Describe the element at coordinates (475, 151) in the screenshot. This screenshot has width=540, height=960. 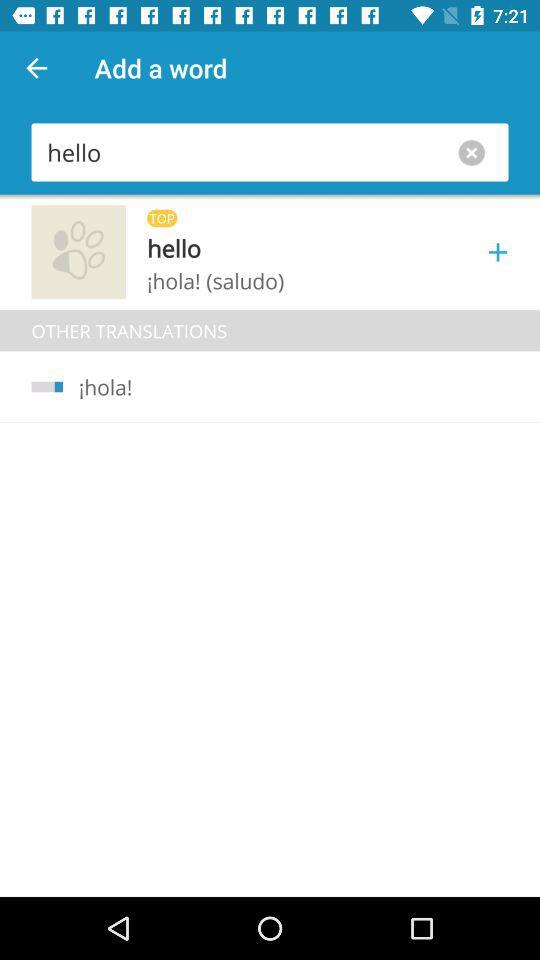
I see `clear` at that location.